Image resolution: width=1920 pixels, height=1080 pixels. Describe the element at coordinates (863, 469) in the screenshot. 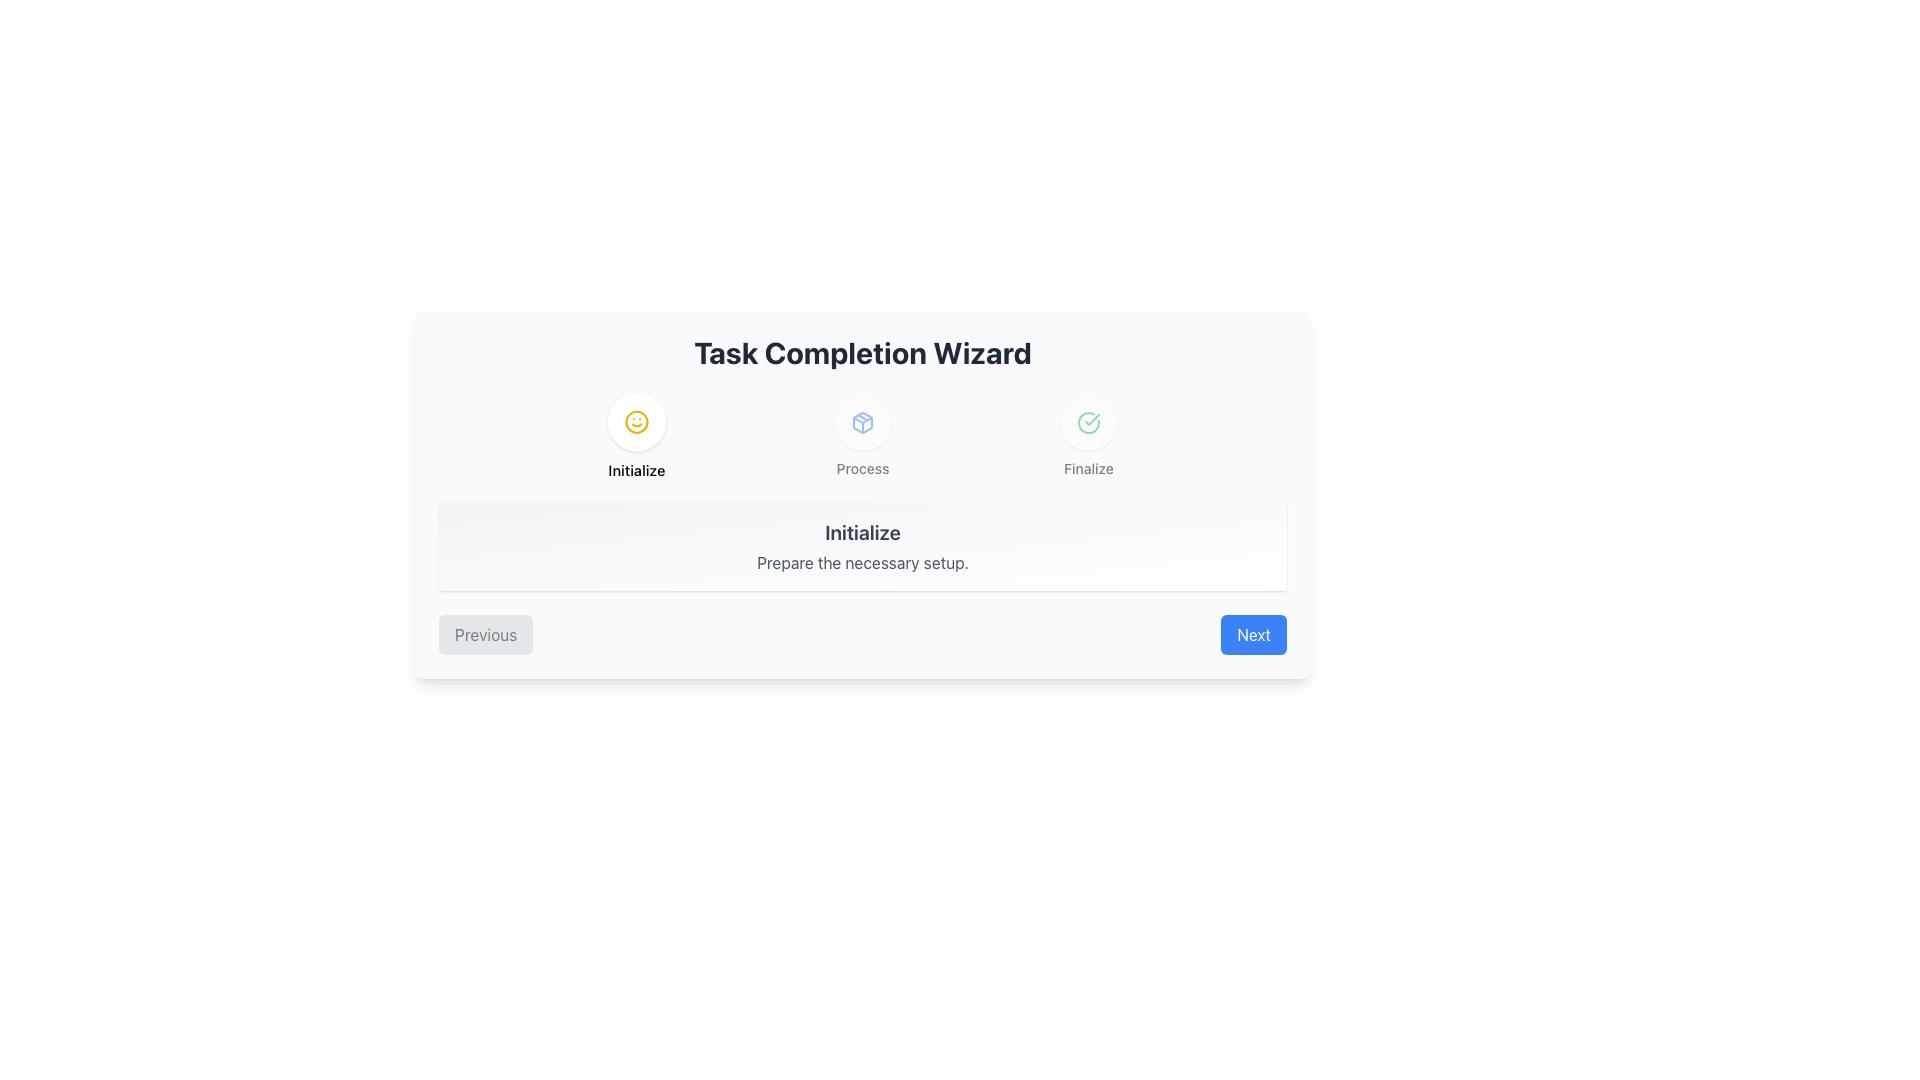

I see `the 'Process' label, which is the second step in the process flow, located centrally beneath the blue package icon` at that location.